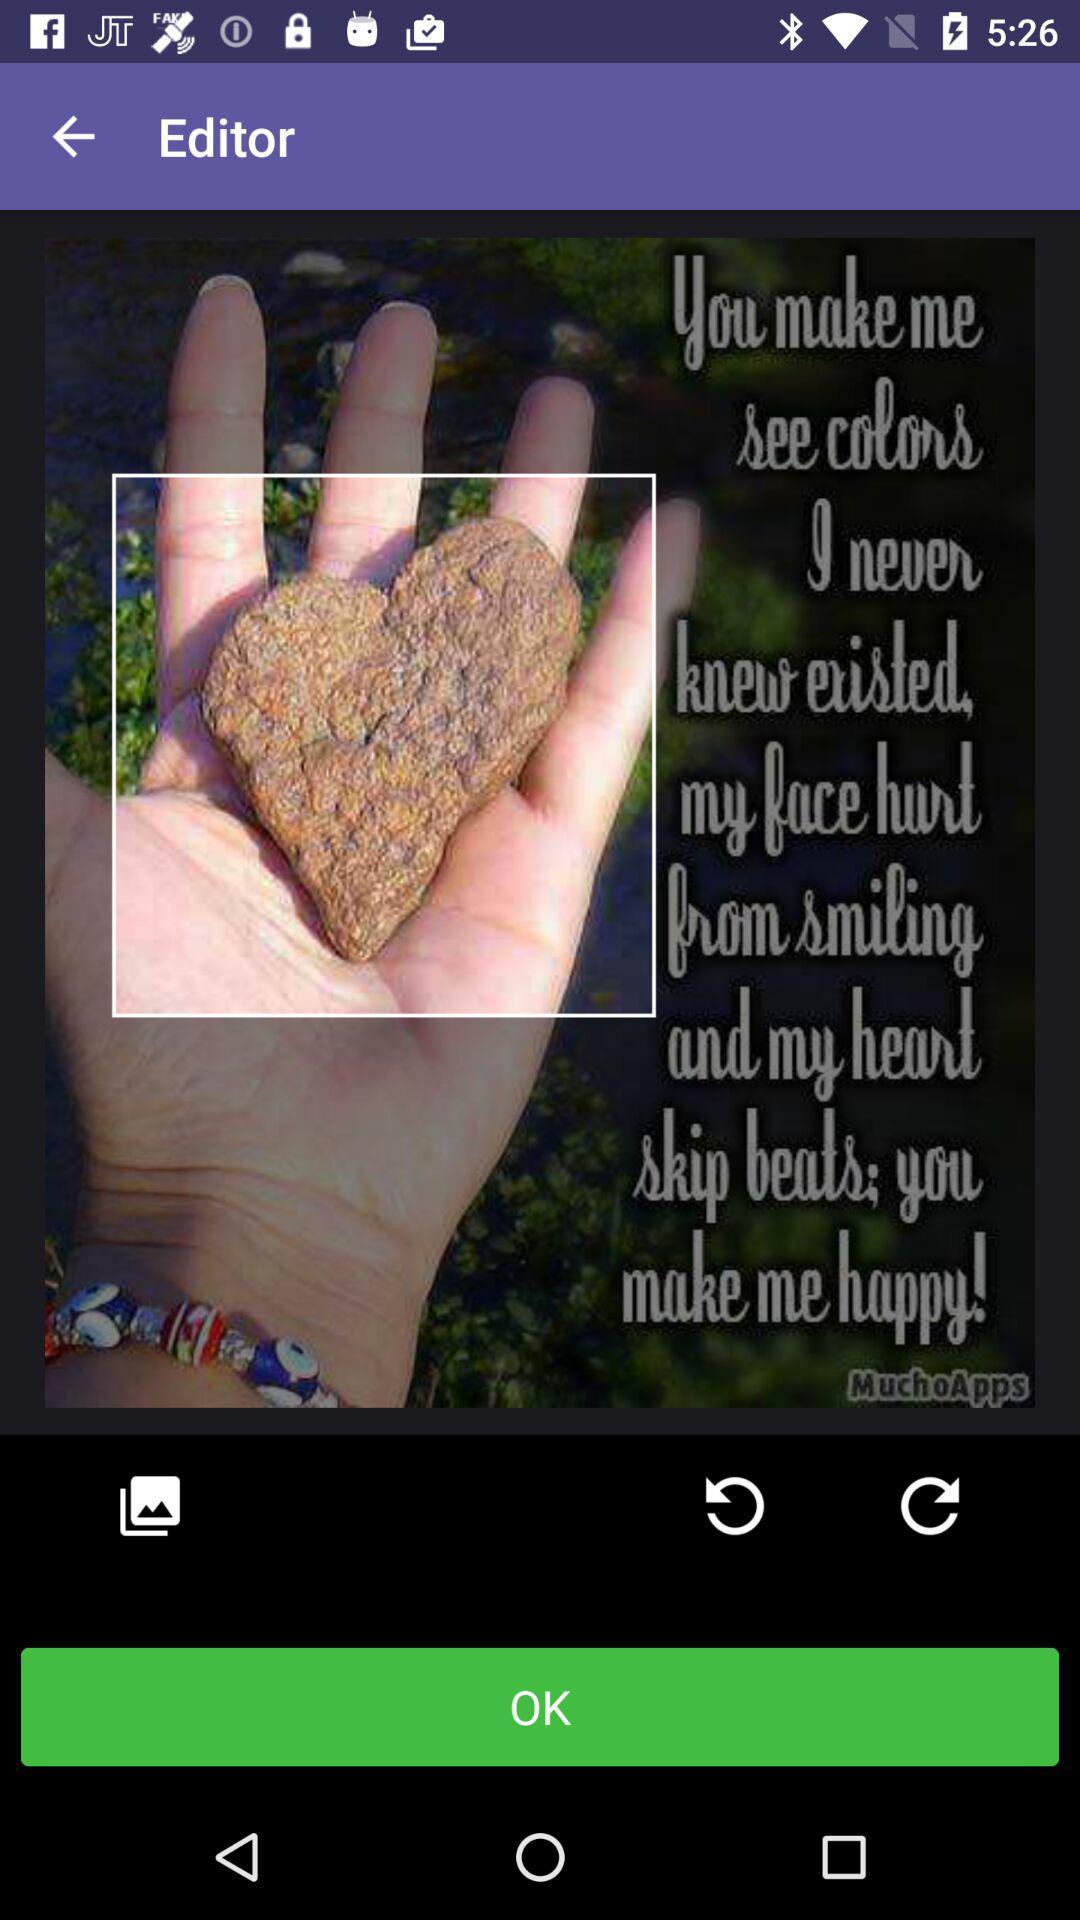 Image resolution: width=1080 pixels, height=1920 pixels. I want to click on the option is used to reload the page, so click(735, 1506).